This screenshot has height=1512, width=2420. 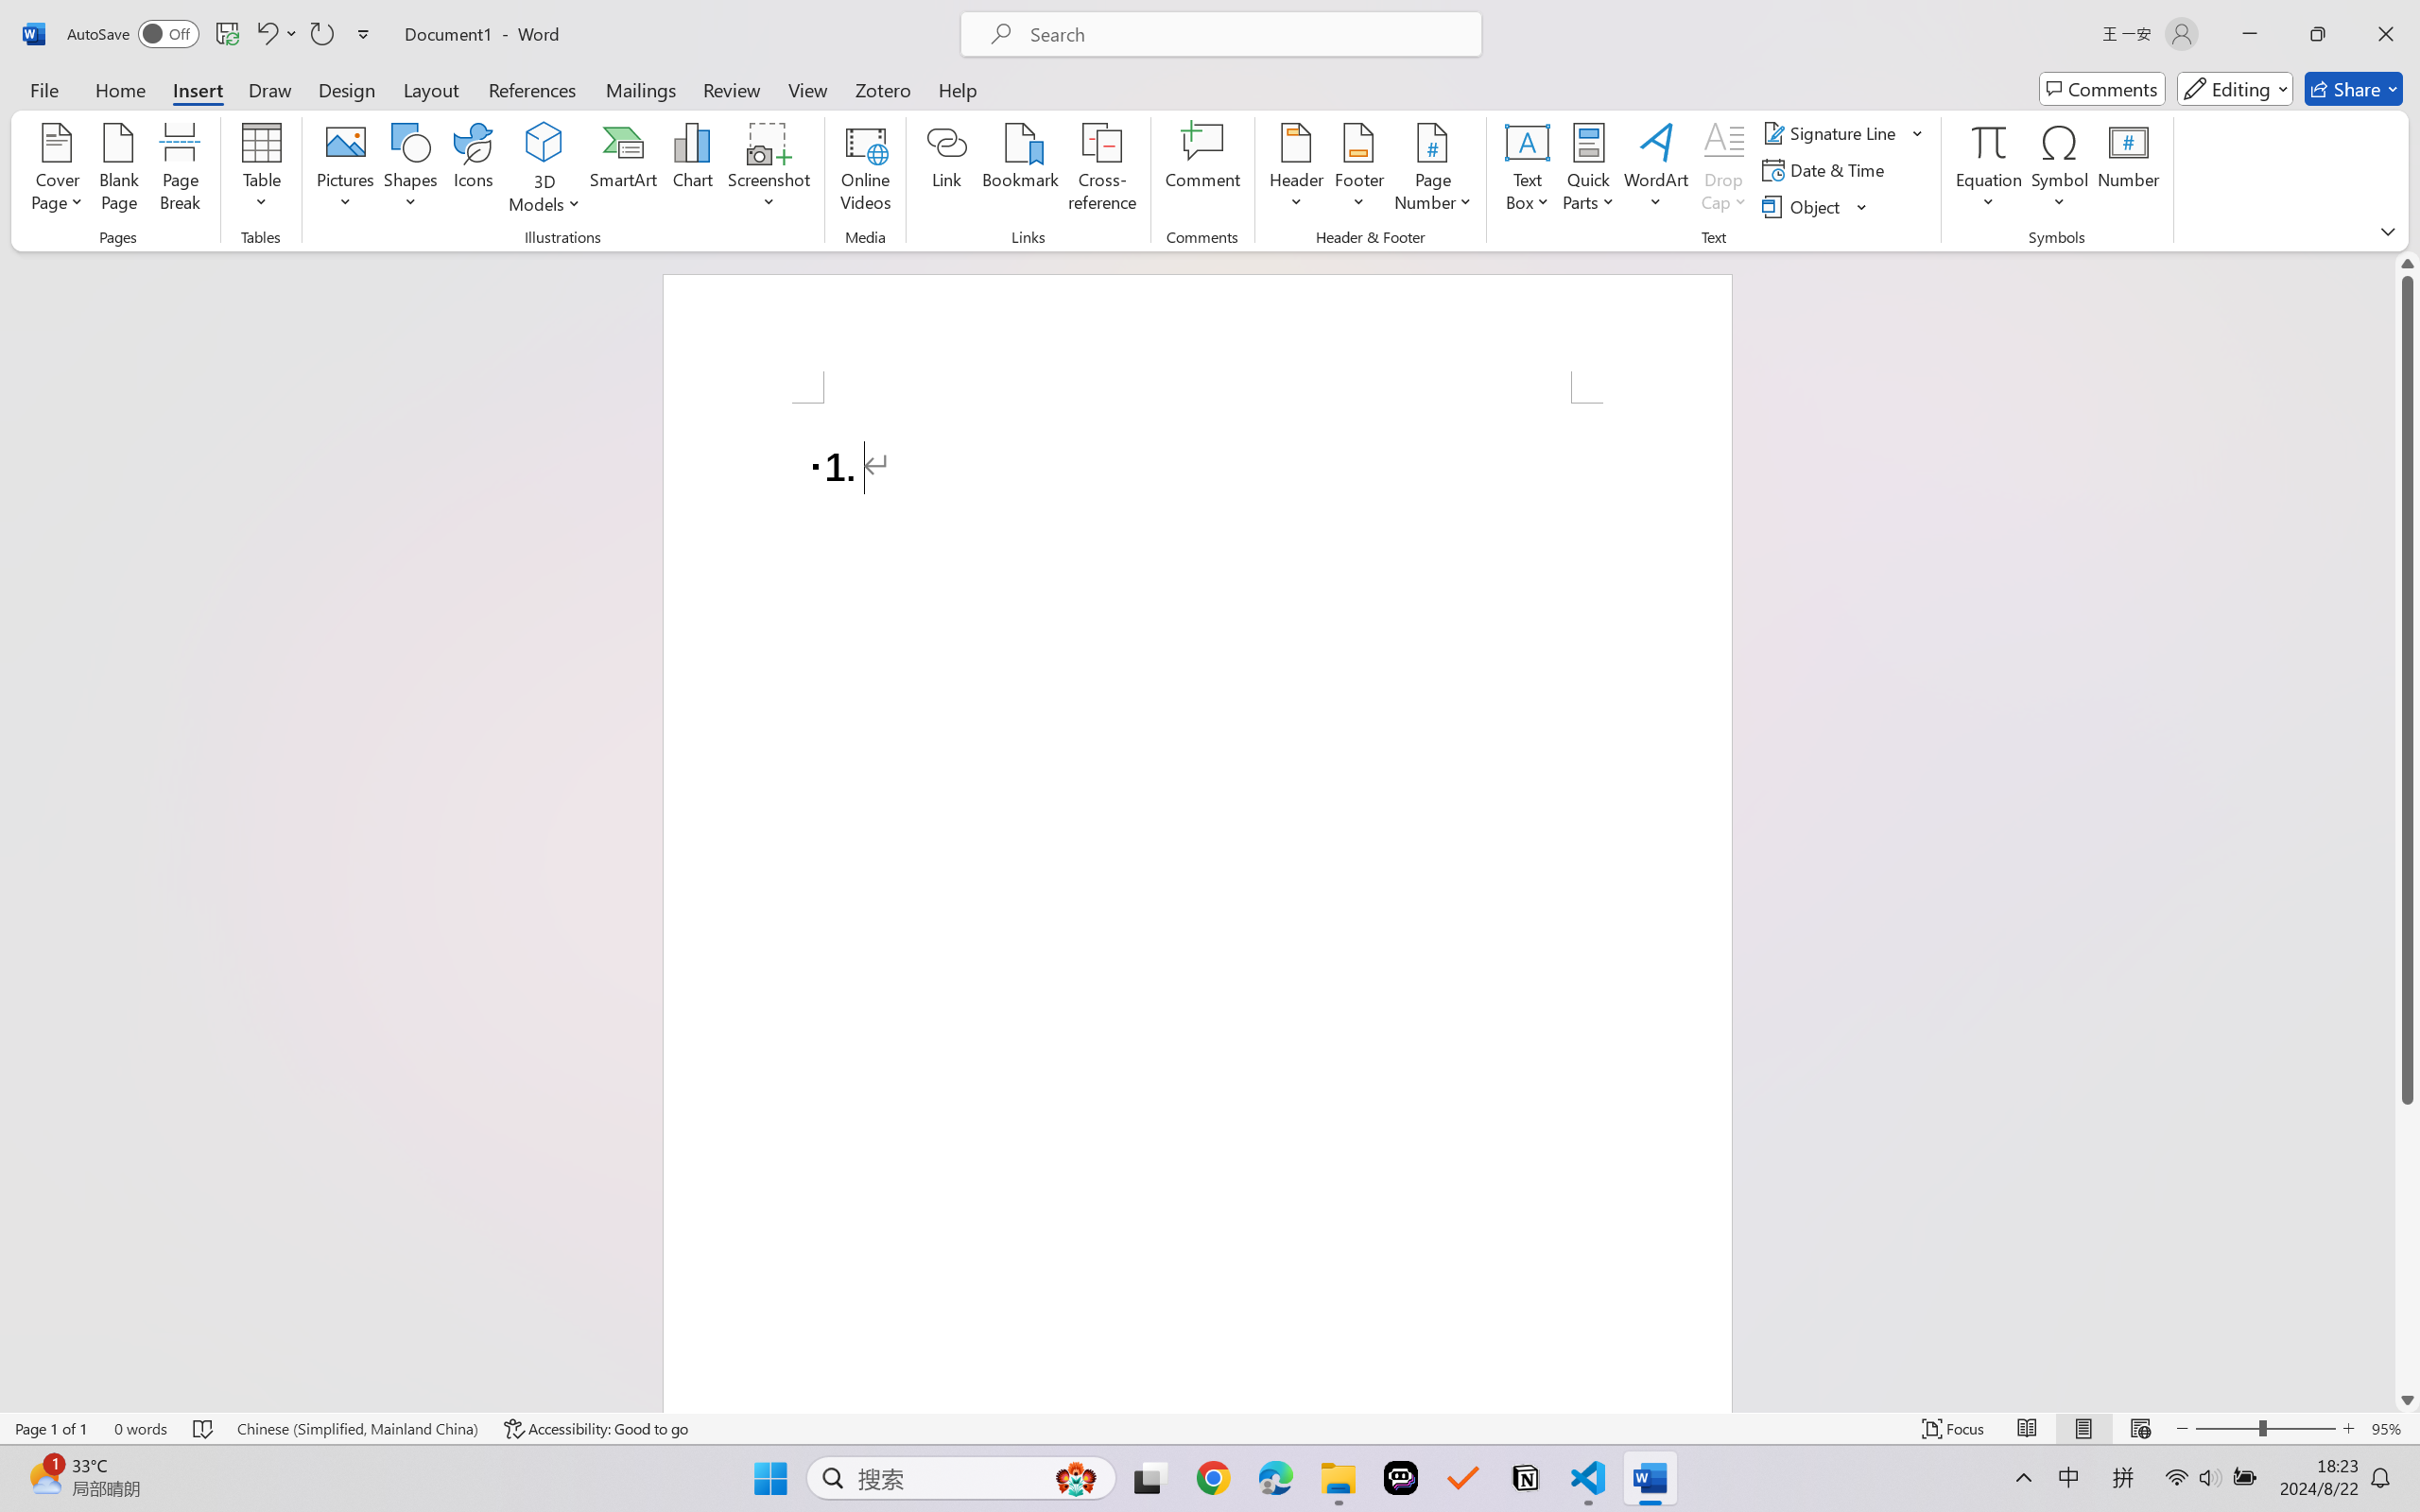 What do you see at coordinates (544, 170) in the screenshot?
I see `'3D Models'` at bounding box center [544, 170].